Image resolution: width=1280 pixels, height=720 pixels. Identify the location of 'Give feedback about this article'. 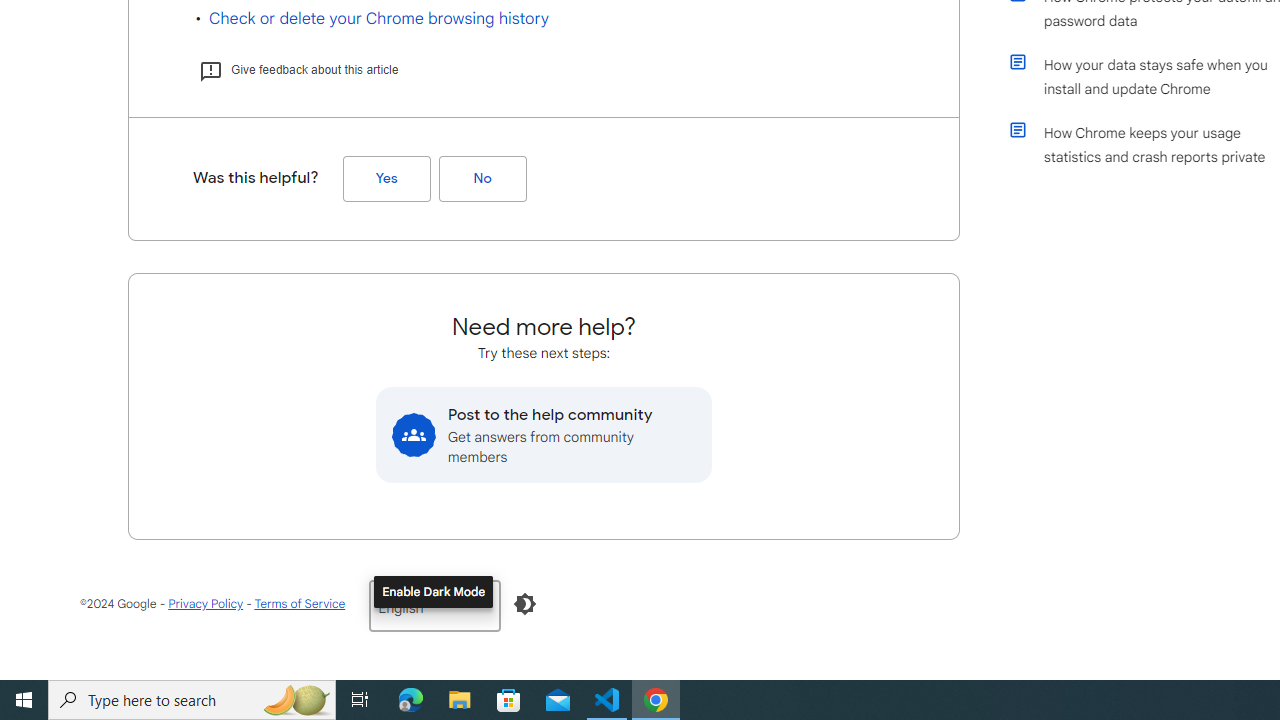
(297, 68).